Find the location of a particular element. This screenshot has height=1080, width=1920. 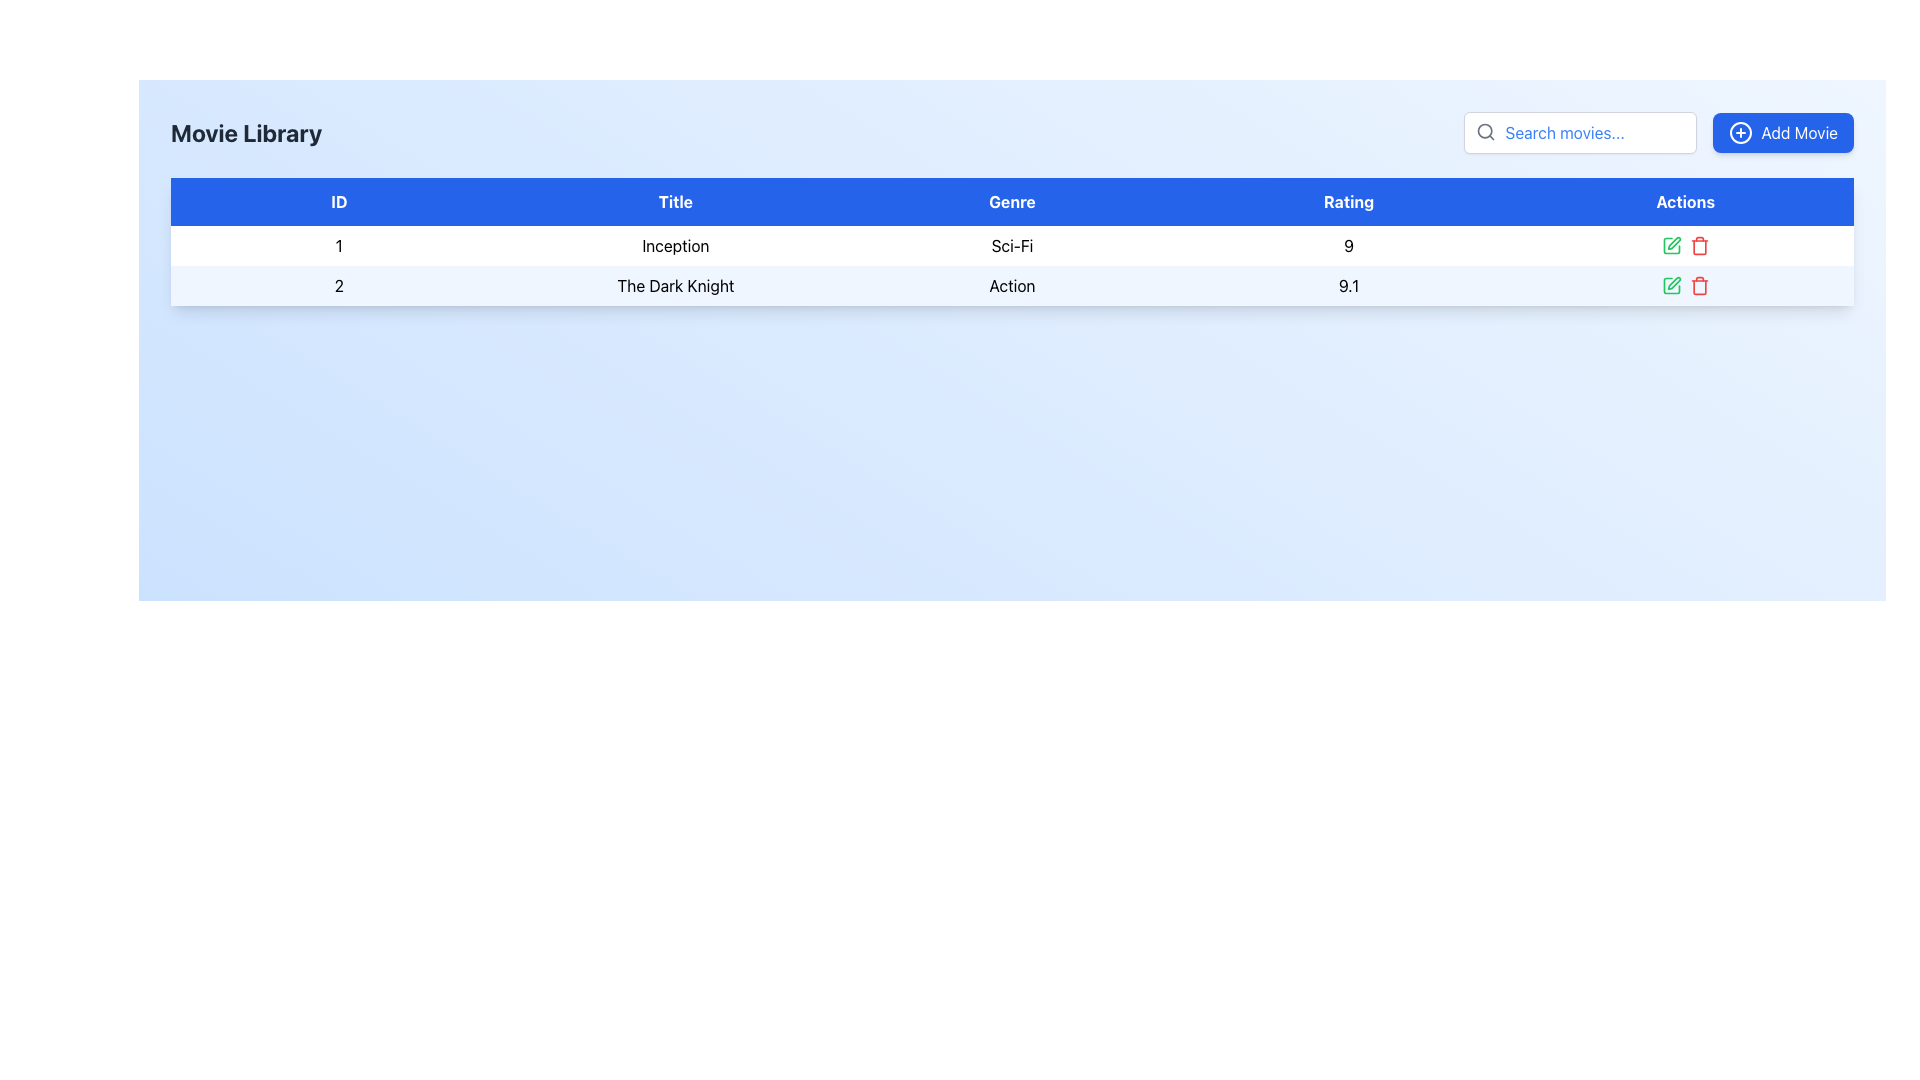

the icon located to the left of the 'Add Movie' text inside the blue button in the top-right corner of the interface to initiate the addition of a new movie is located at coordinates (1740, 132).